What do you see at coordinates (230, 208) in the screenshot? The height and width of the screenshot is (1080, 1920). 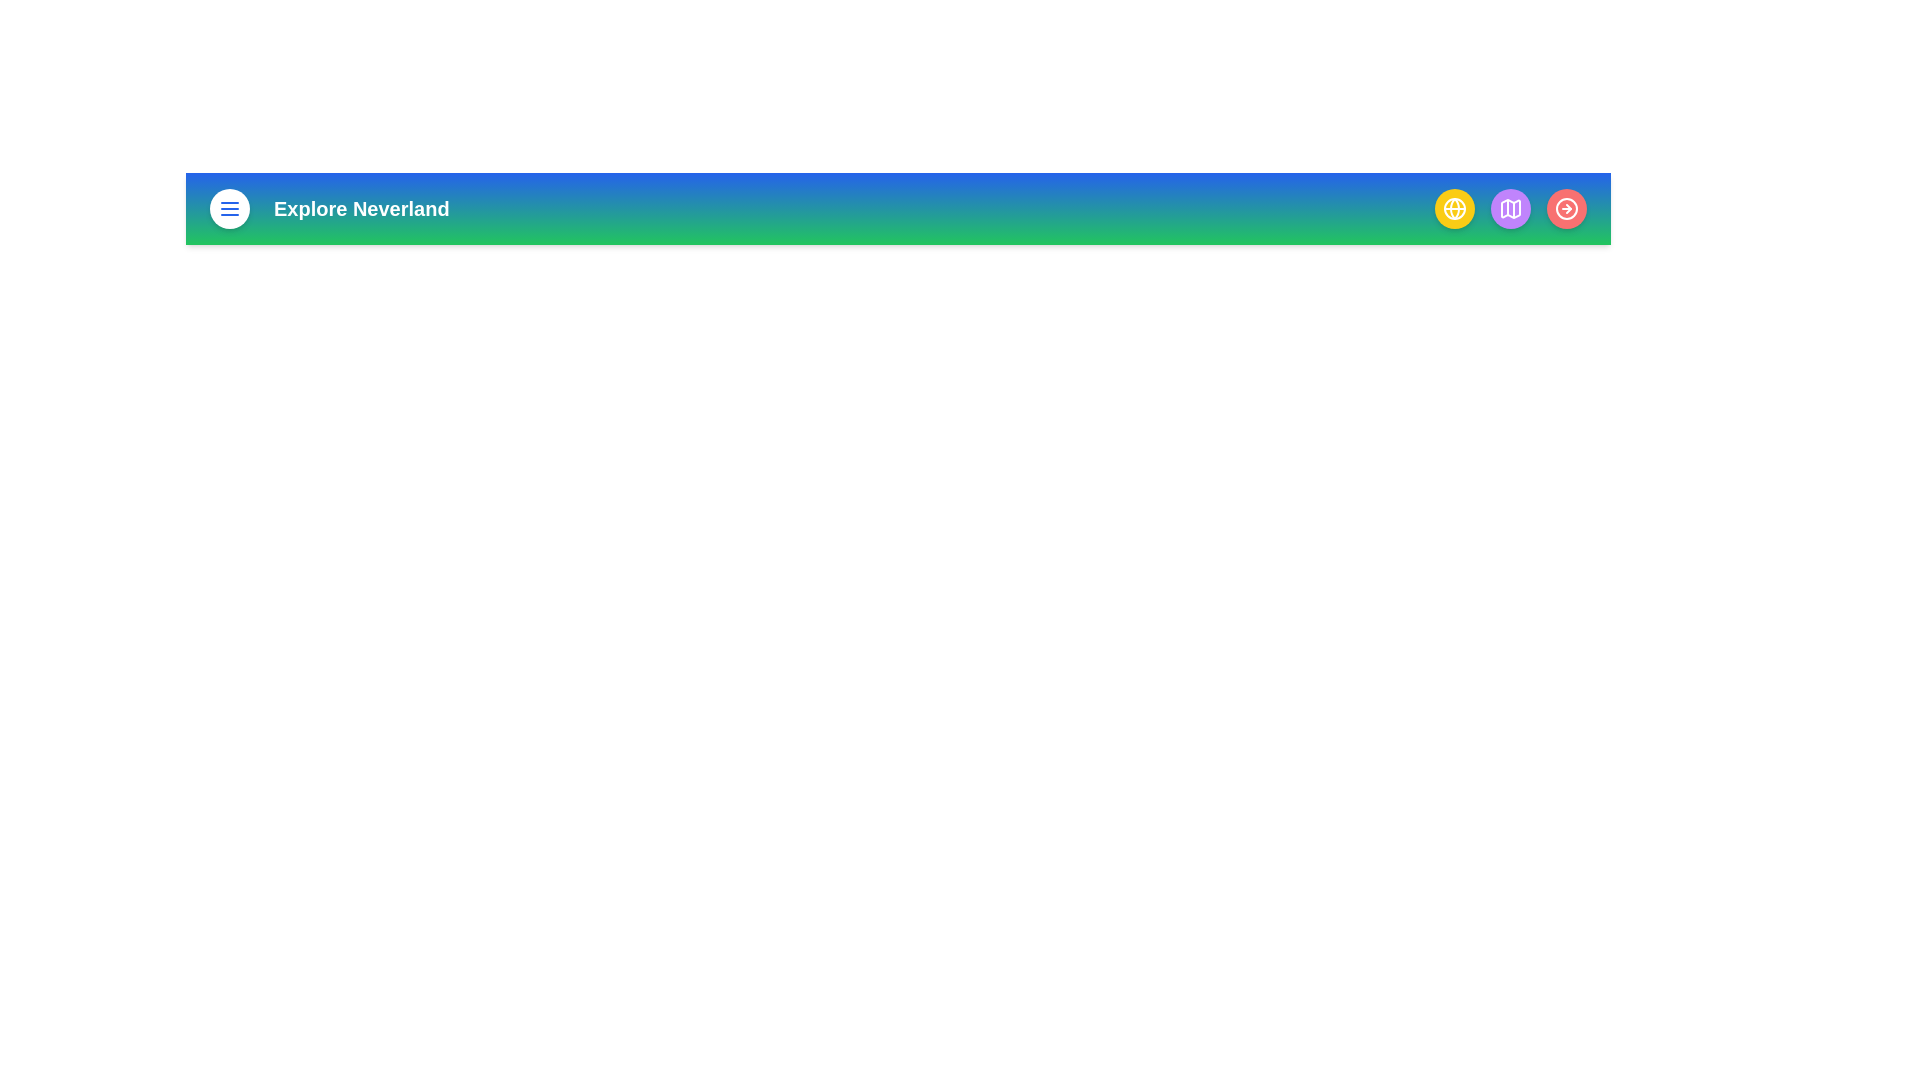 I see `menu button to open the navigation drawer` at bounding box center [230, 208].